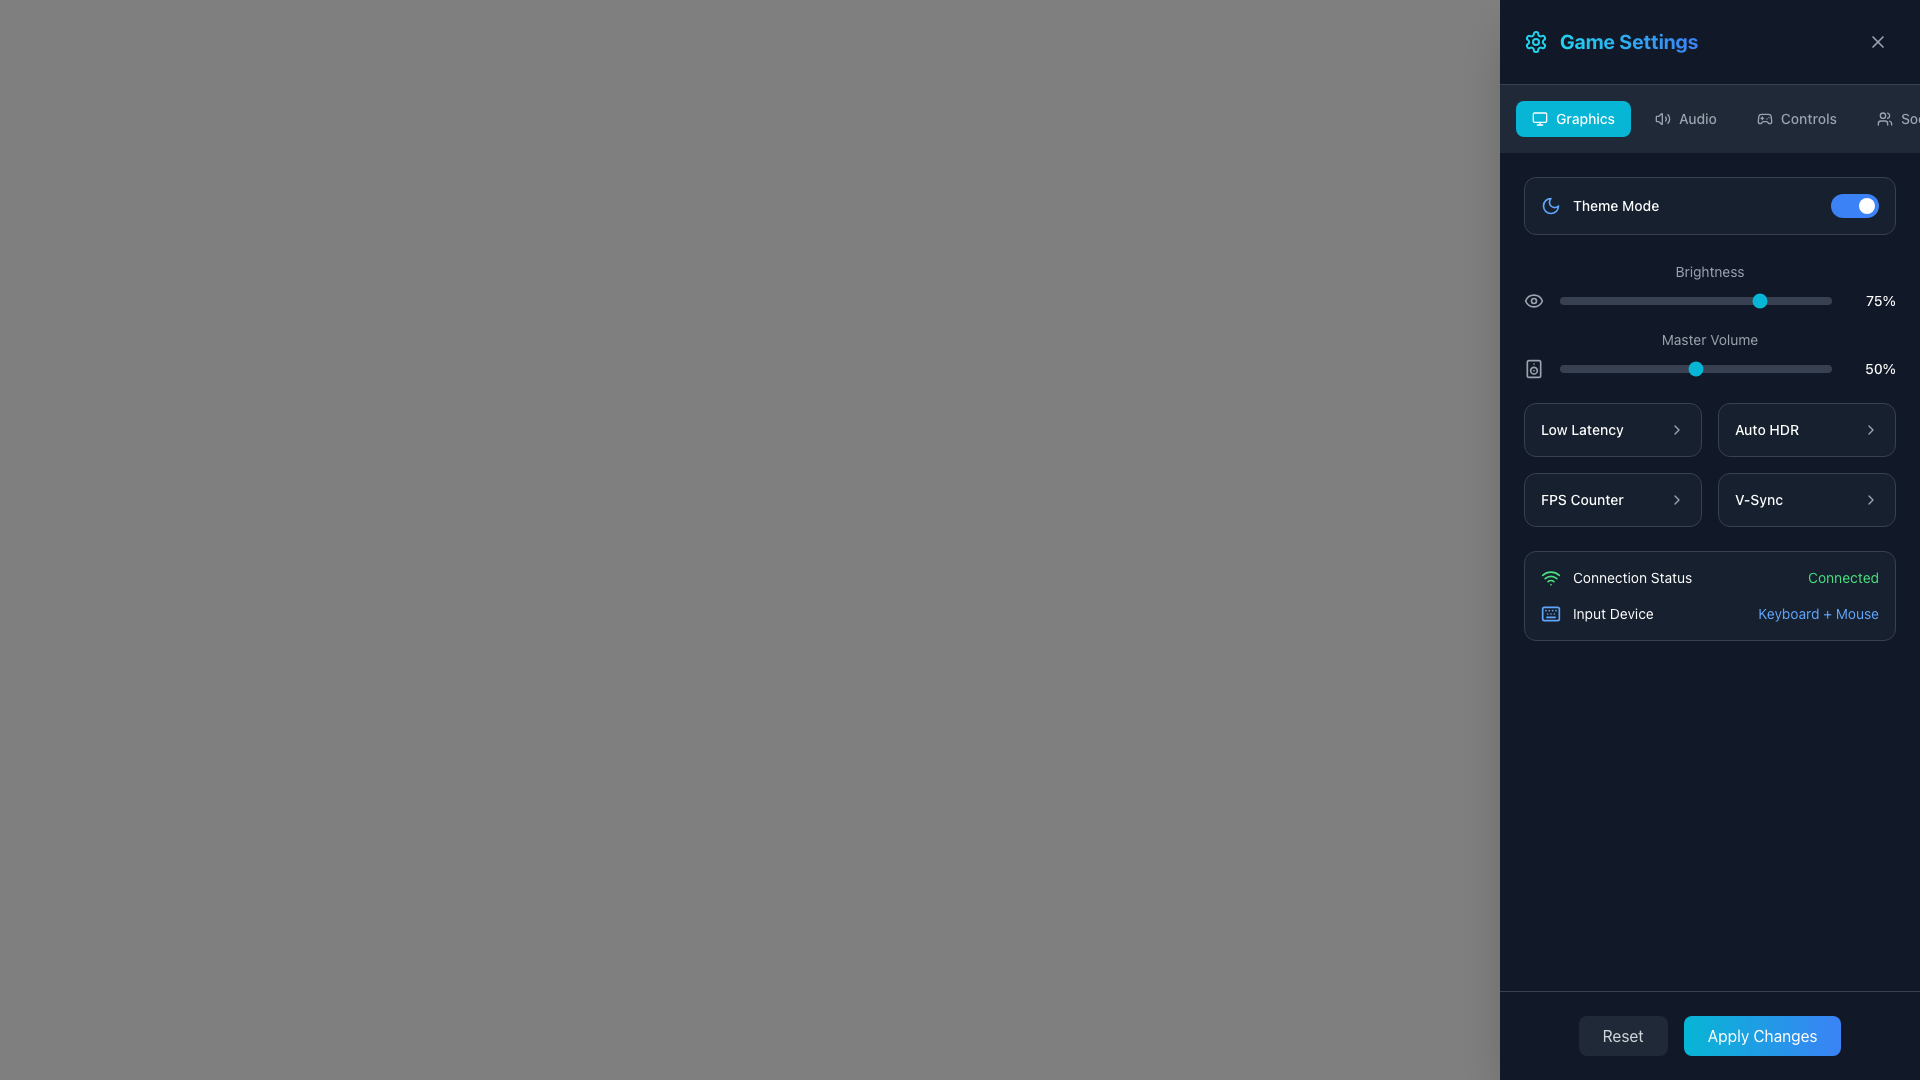 Image resolution: width=1920 pixels, height=1080 pixels. Describe the element at coordinates (1613, 612) in the screenshot. I see `the Text Label indicating the type of input device currently active or connected, labeled 'Input Device', located in the 'Connection Status' section of the interface` at that location.